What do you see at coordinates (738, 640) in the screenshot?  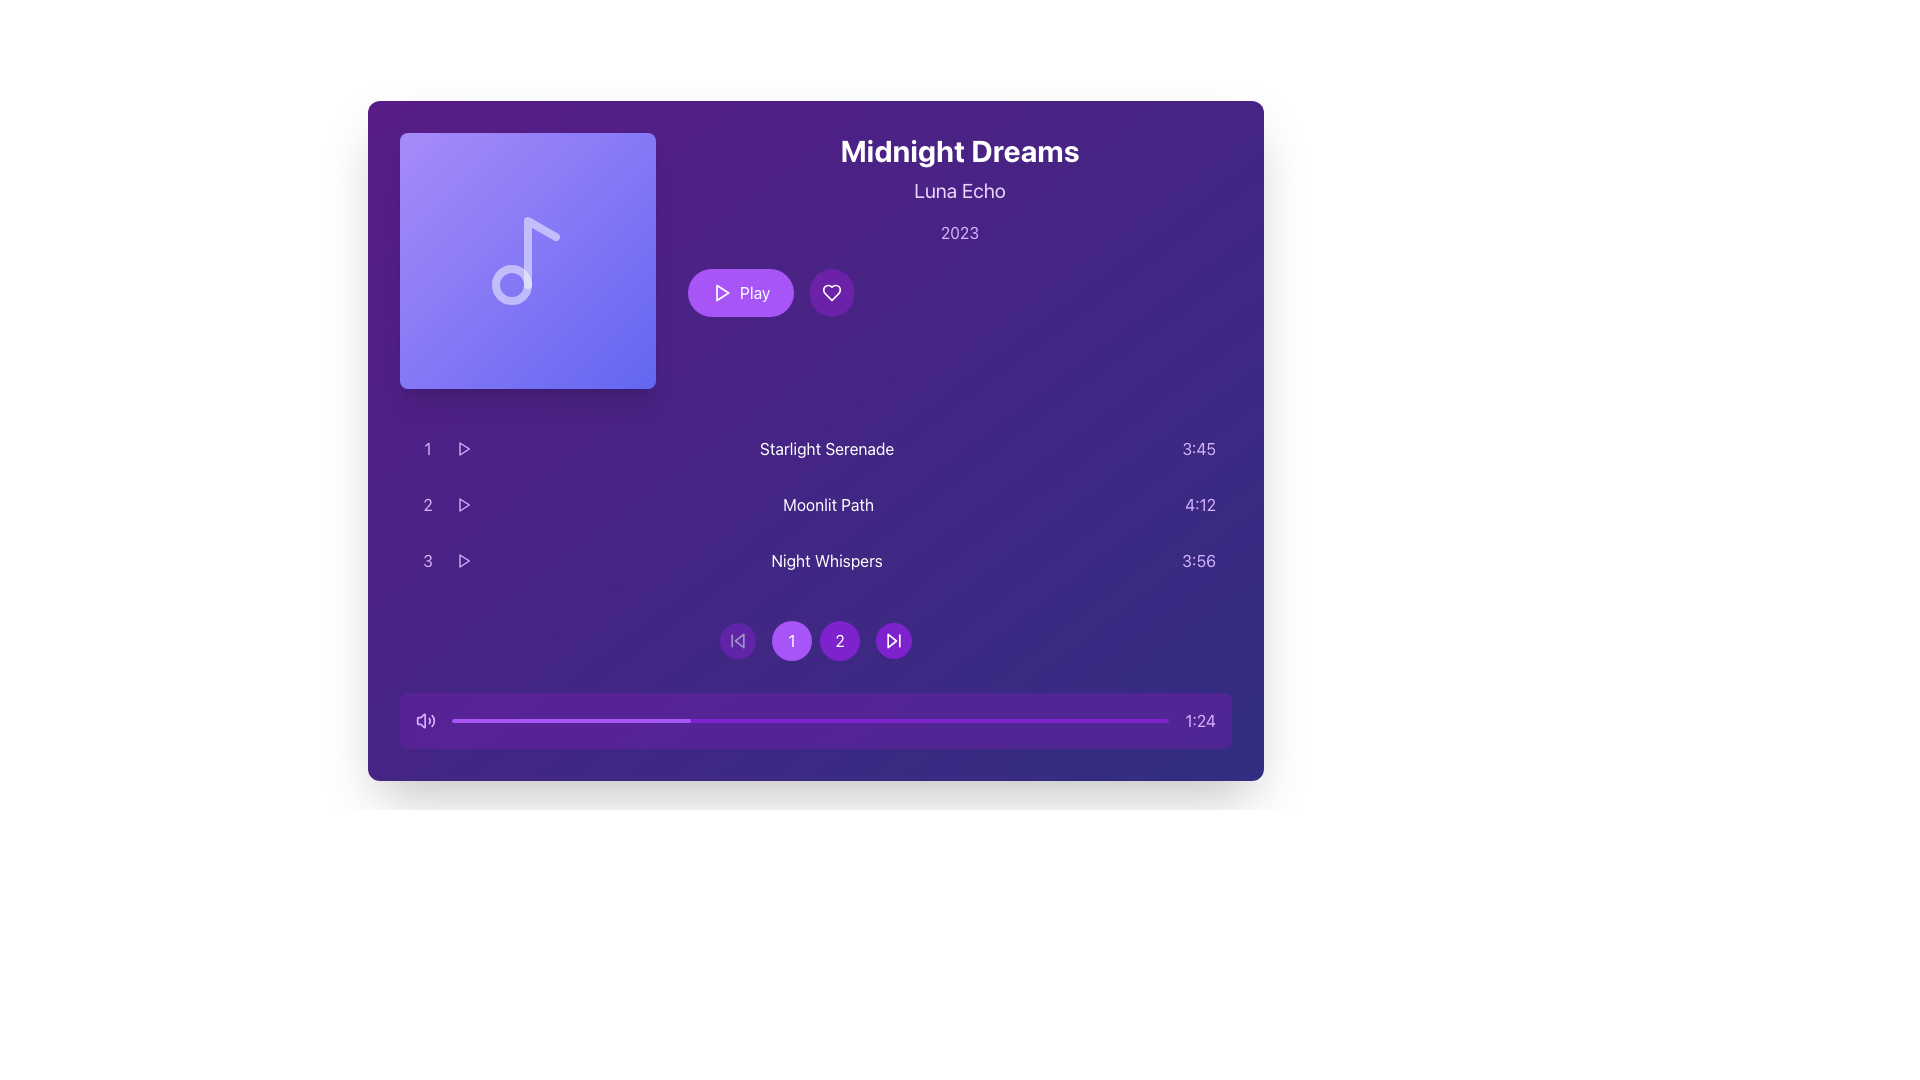 I see `the triangular left arrow icon in the media player interface` at bounding box center [738, 640].